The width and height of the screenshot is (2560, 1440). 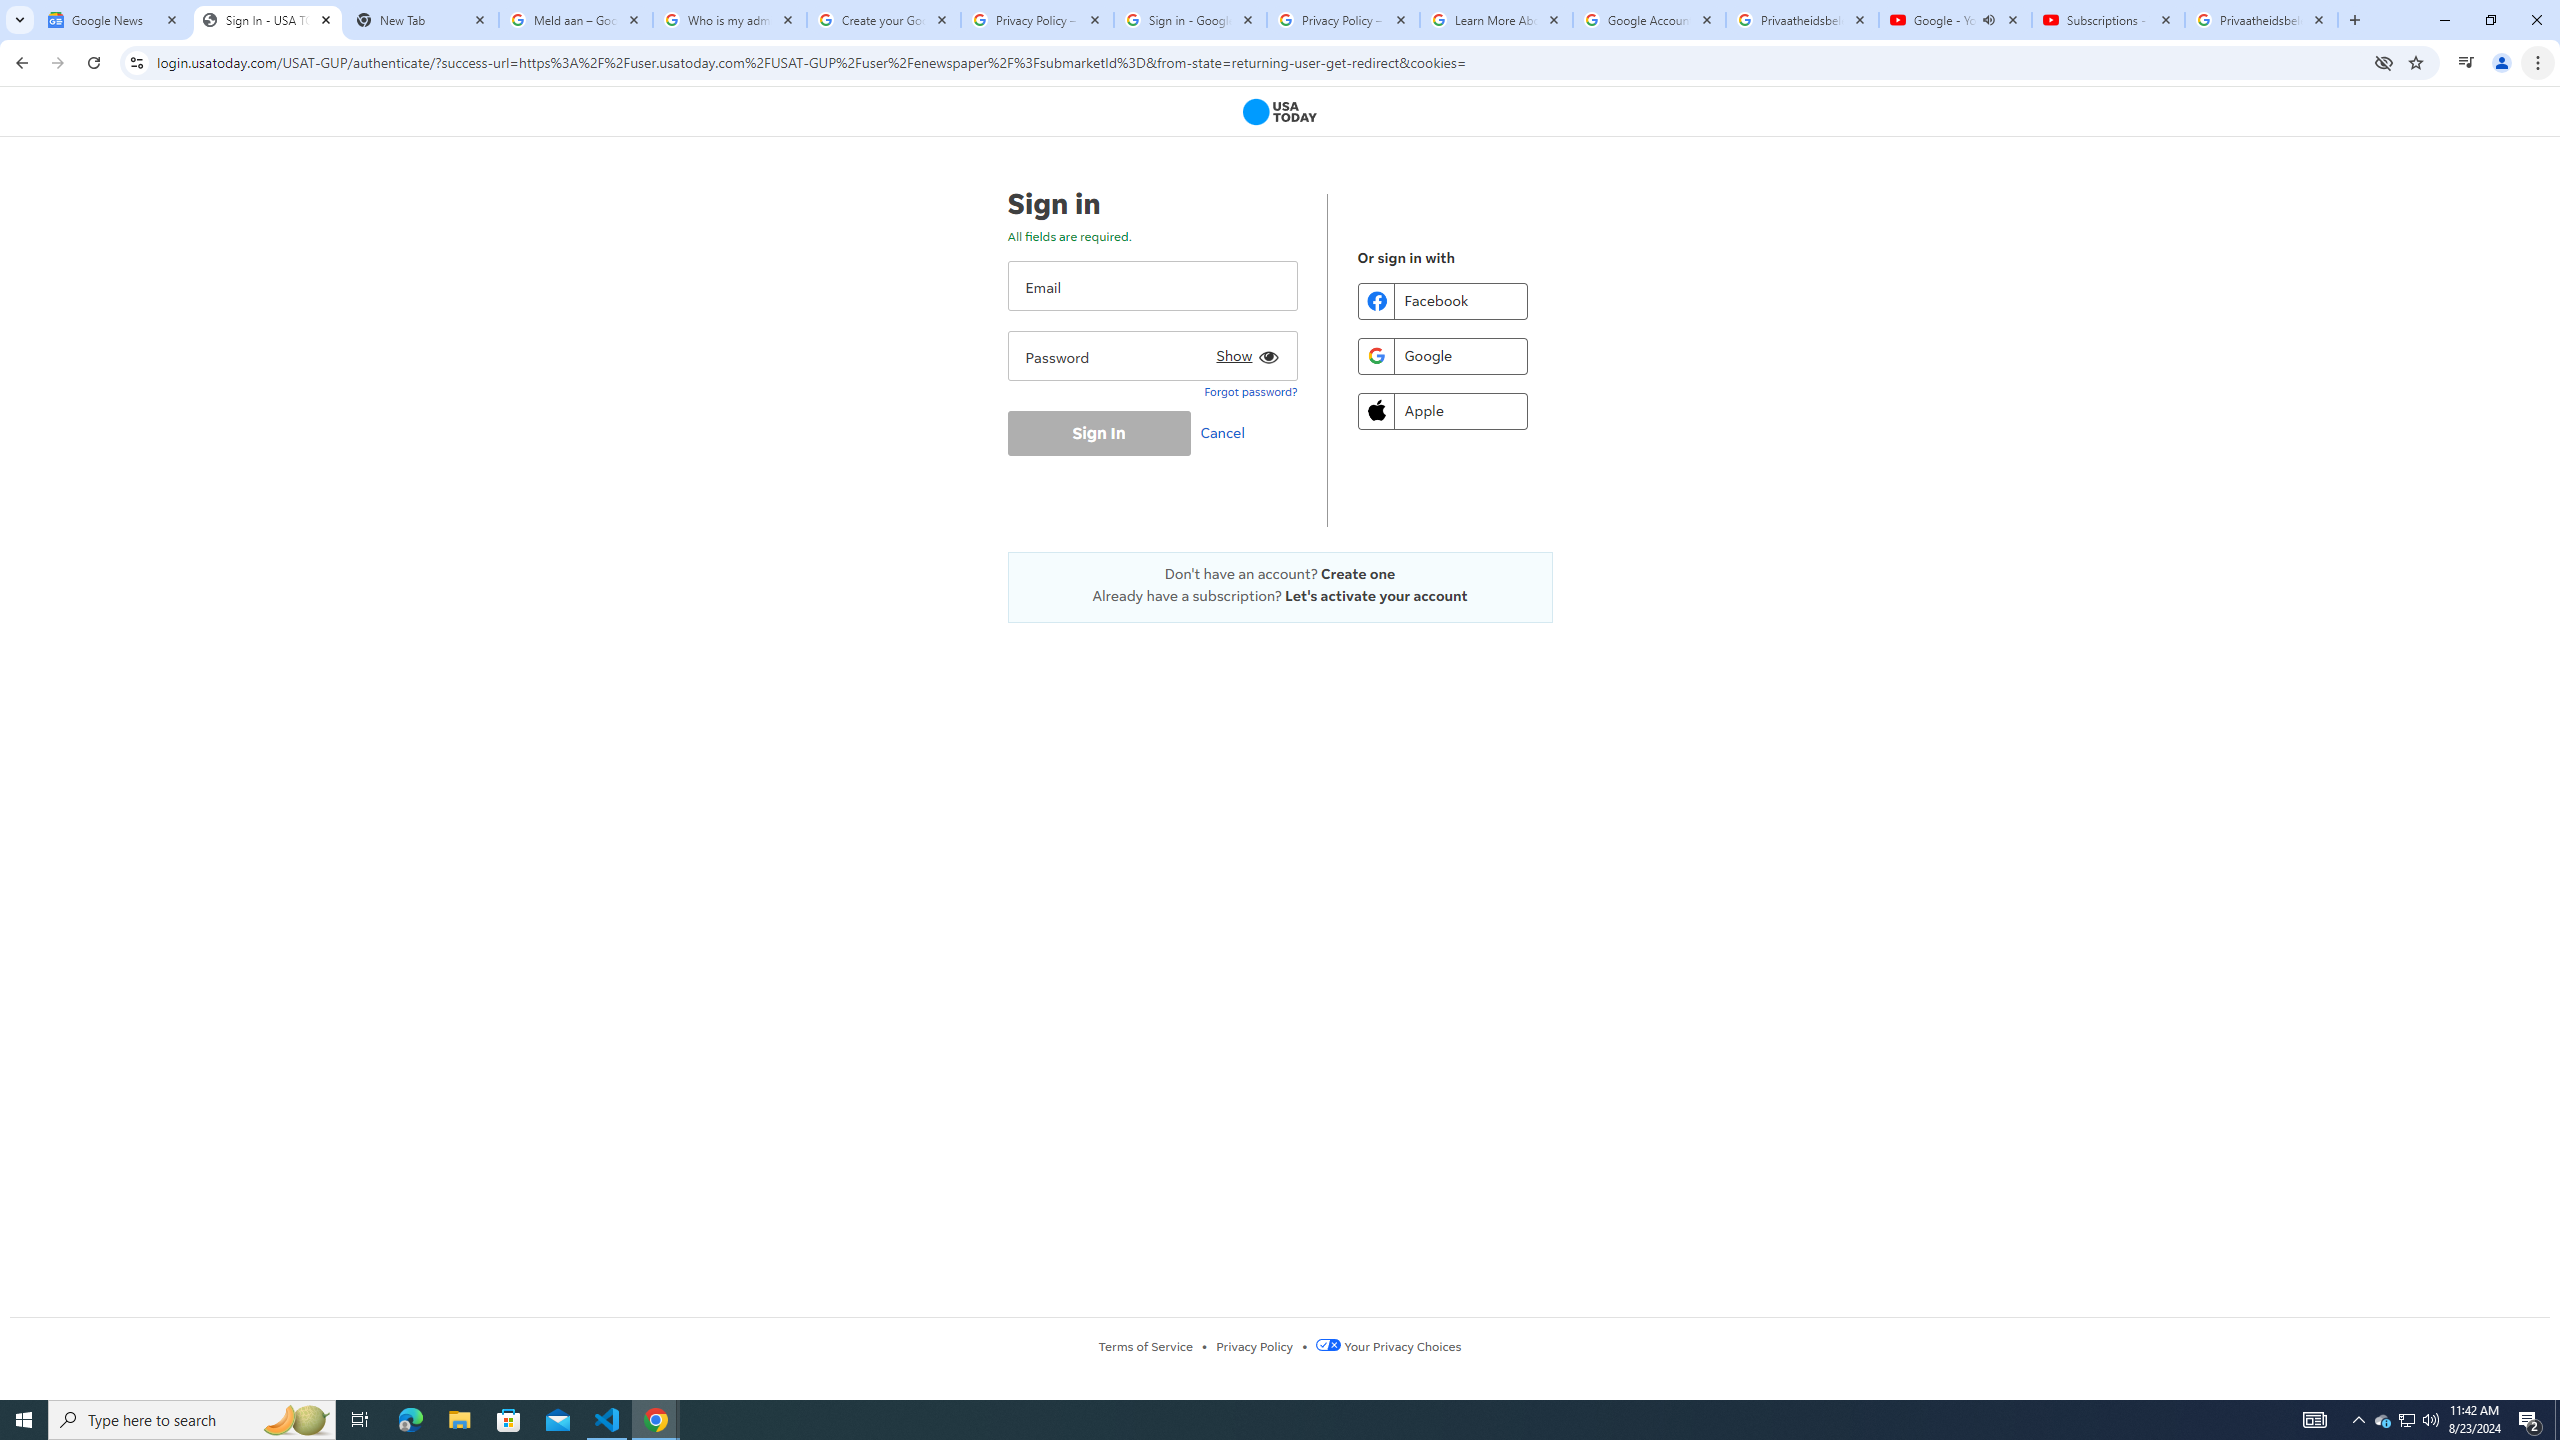 What do you see at coordinates (1151, 355) in the screenshot?
I see `'Enter Password'` at bounding box center [1151, 355].